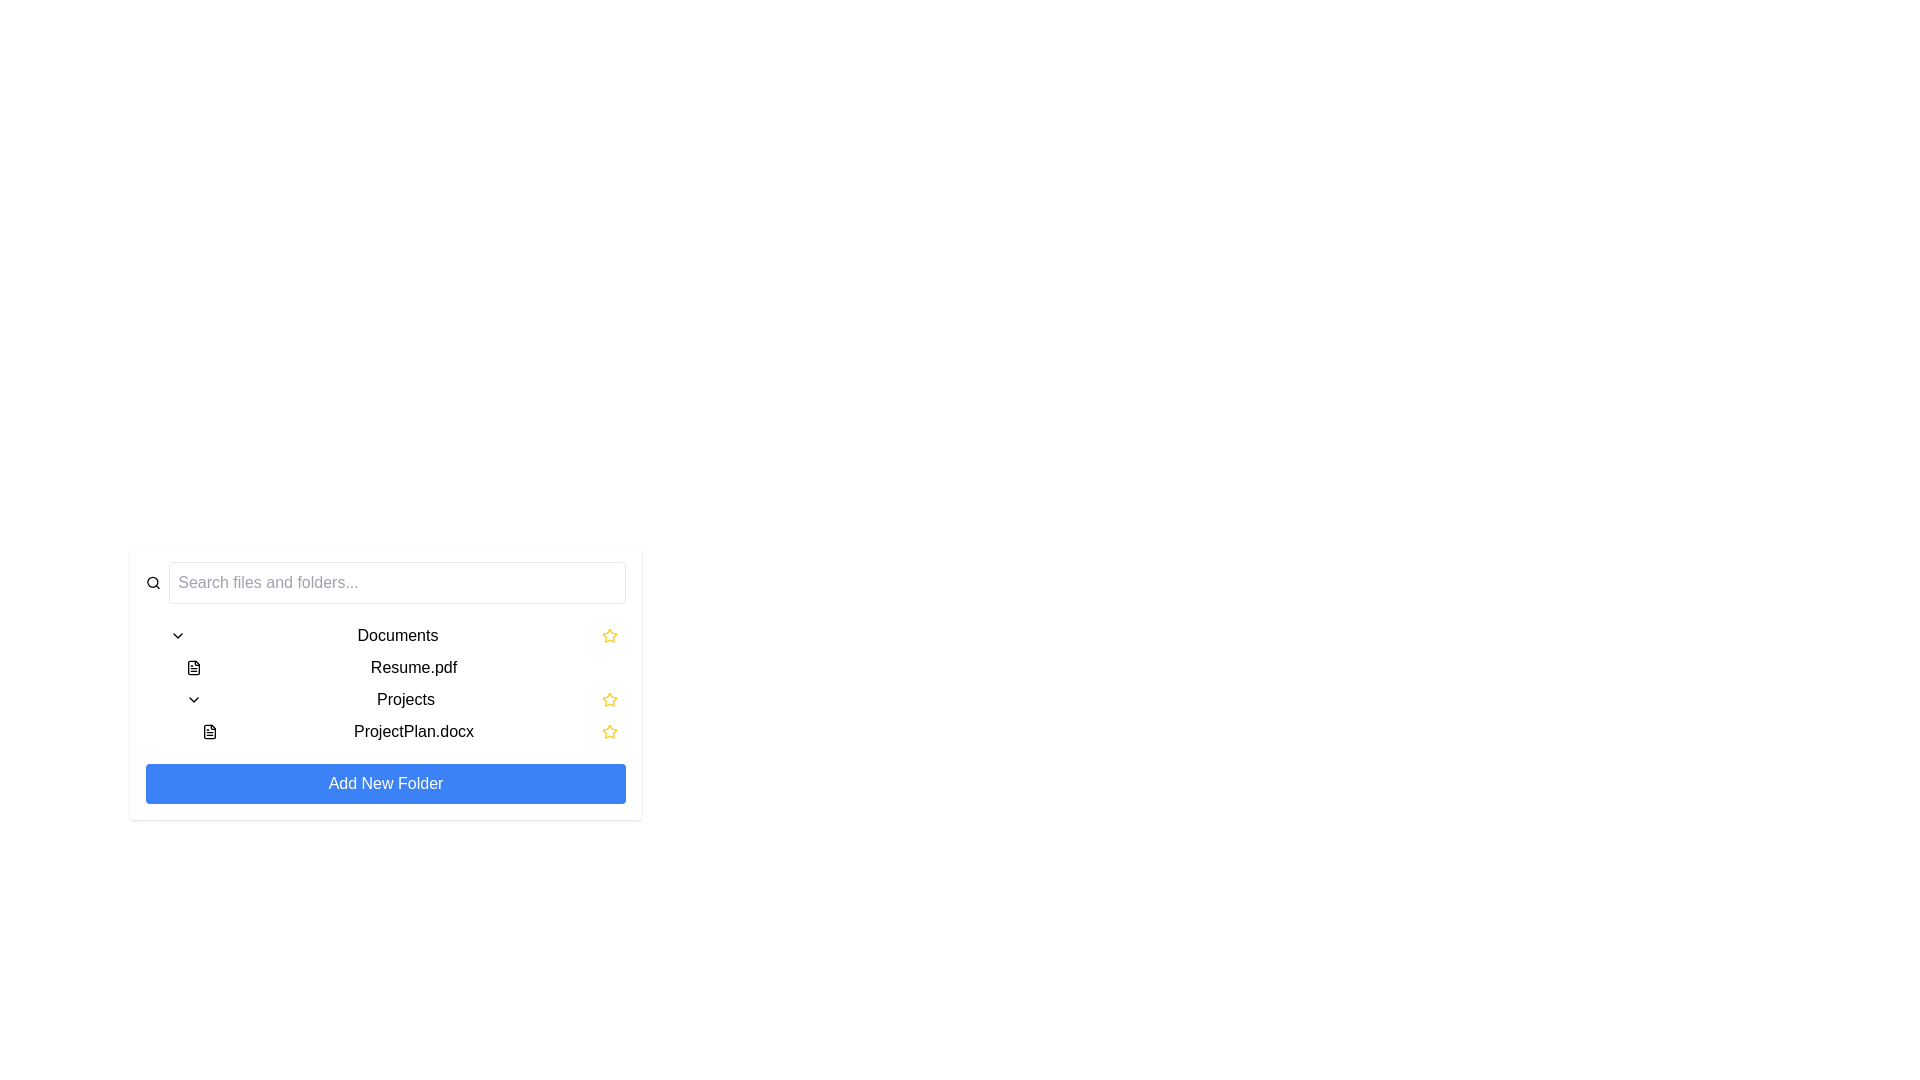 This screenshot has height=1080, width=1920. What do you see at coordinates (393, 636) in the screenshot?
I see `the first item in the expandable list item header, located just above 'Resume.pdf' and 'Projects'` at bounding box center [393, 636].